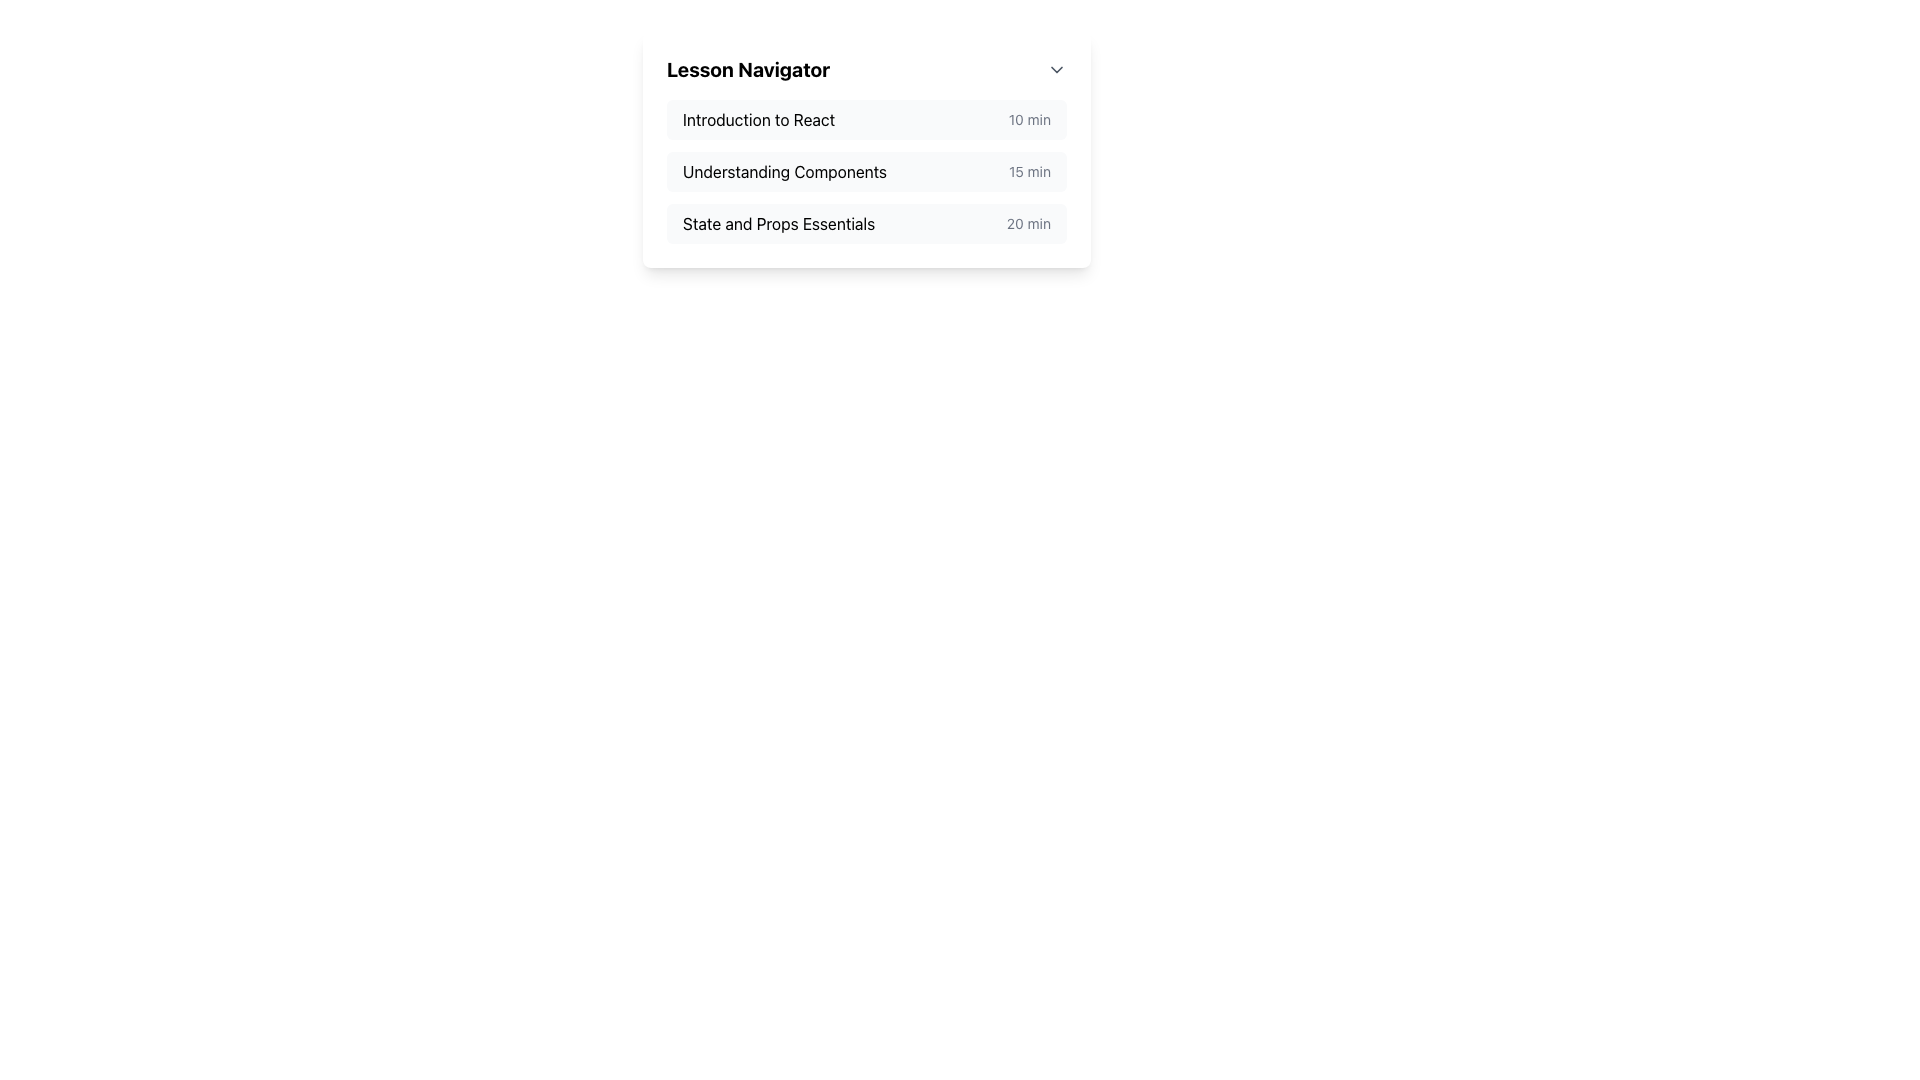 Image resolution: width=1920 pixels, height=1080 pixels. What do you see at coordinates (1055, 68) in the screenshot?
I see `the dropdown toggle button represented by a downward-pointing chevron symbol located in the upper-right corner of the 'Lesson Navigator' header to change the icon's color from gray to blue` at bounding box center [1055, 68].